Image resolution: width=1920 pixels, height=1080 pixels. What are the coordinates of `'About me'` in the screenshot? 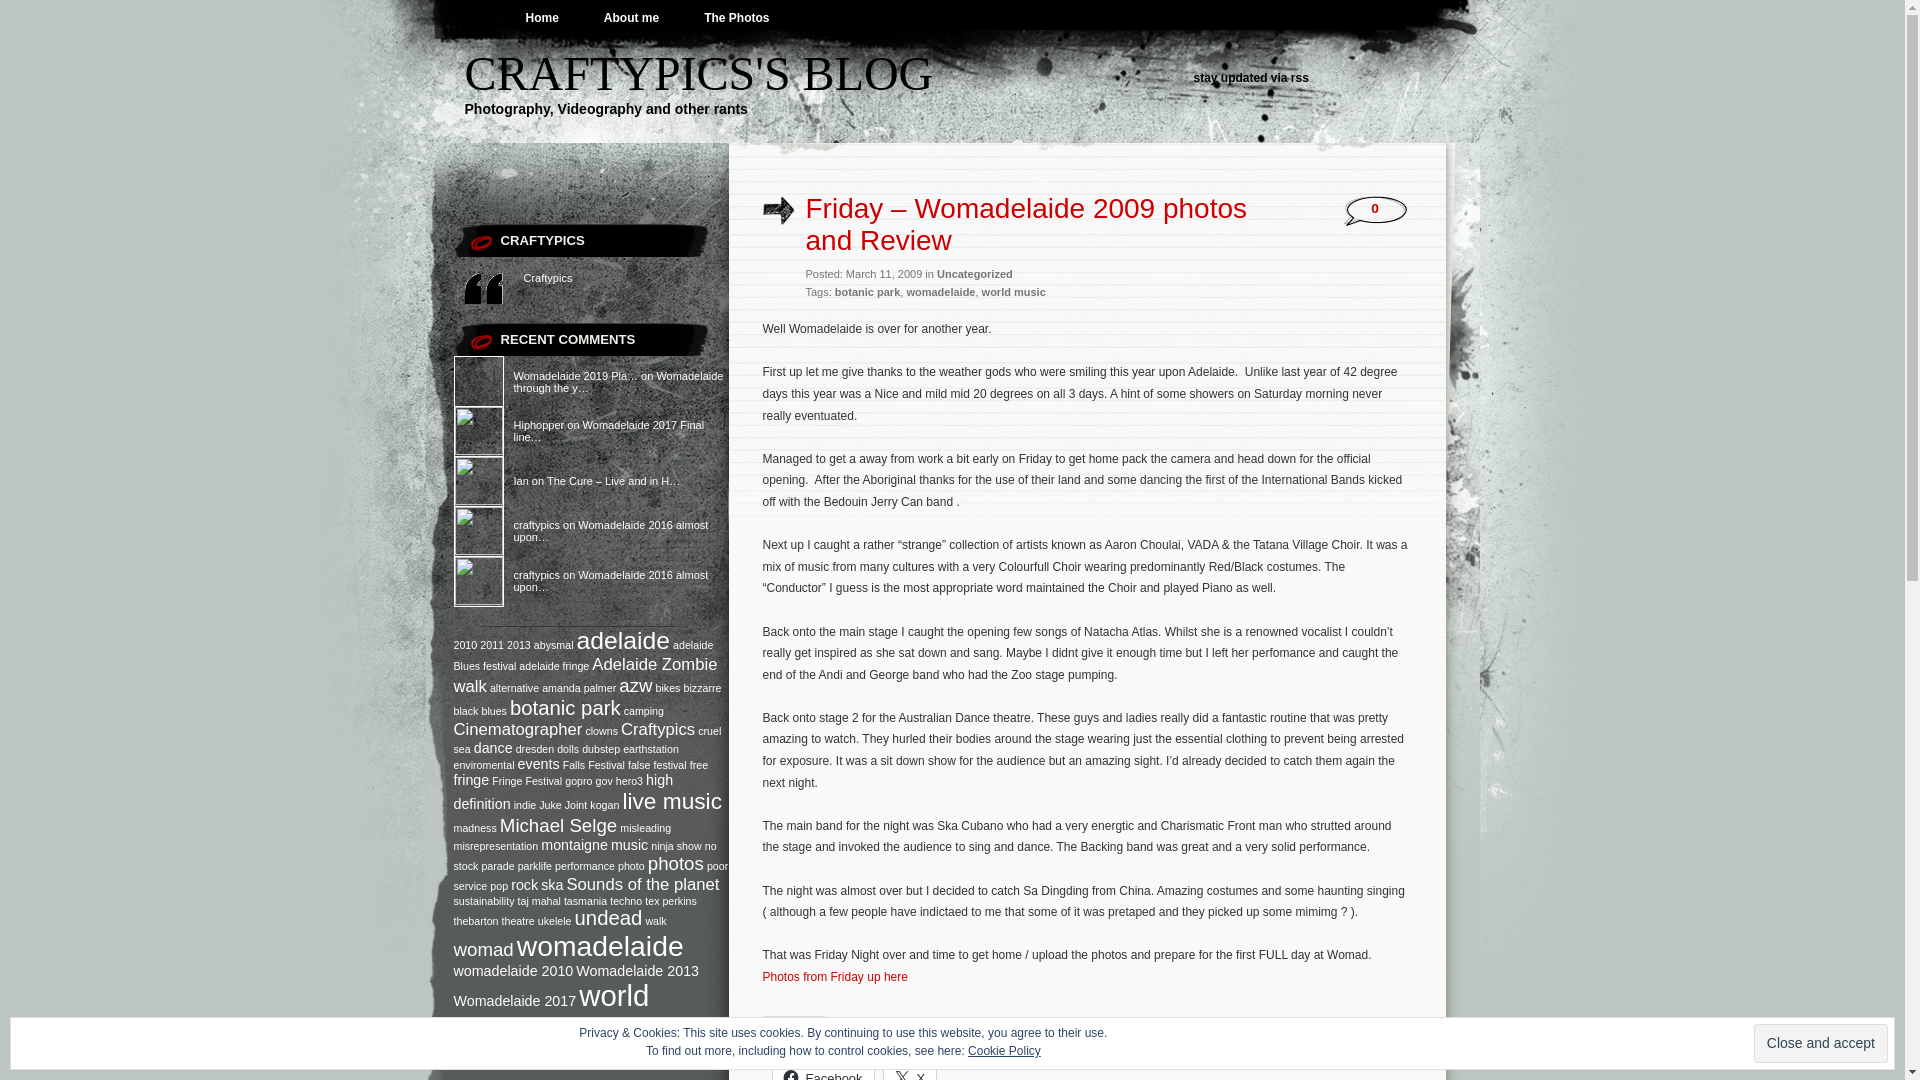 It's located at (630, 18).